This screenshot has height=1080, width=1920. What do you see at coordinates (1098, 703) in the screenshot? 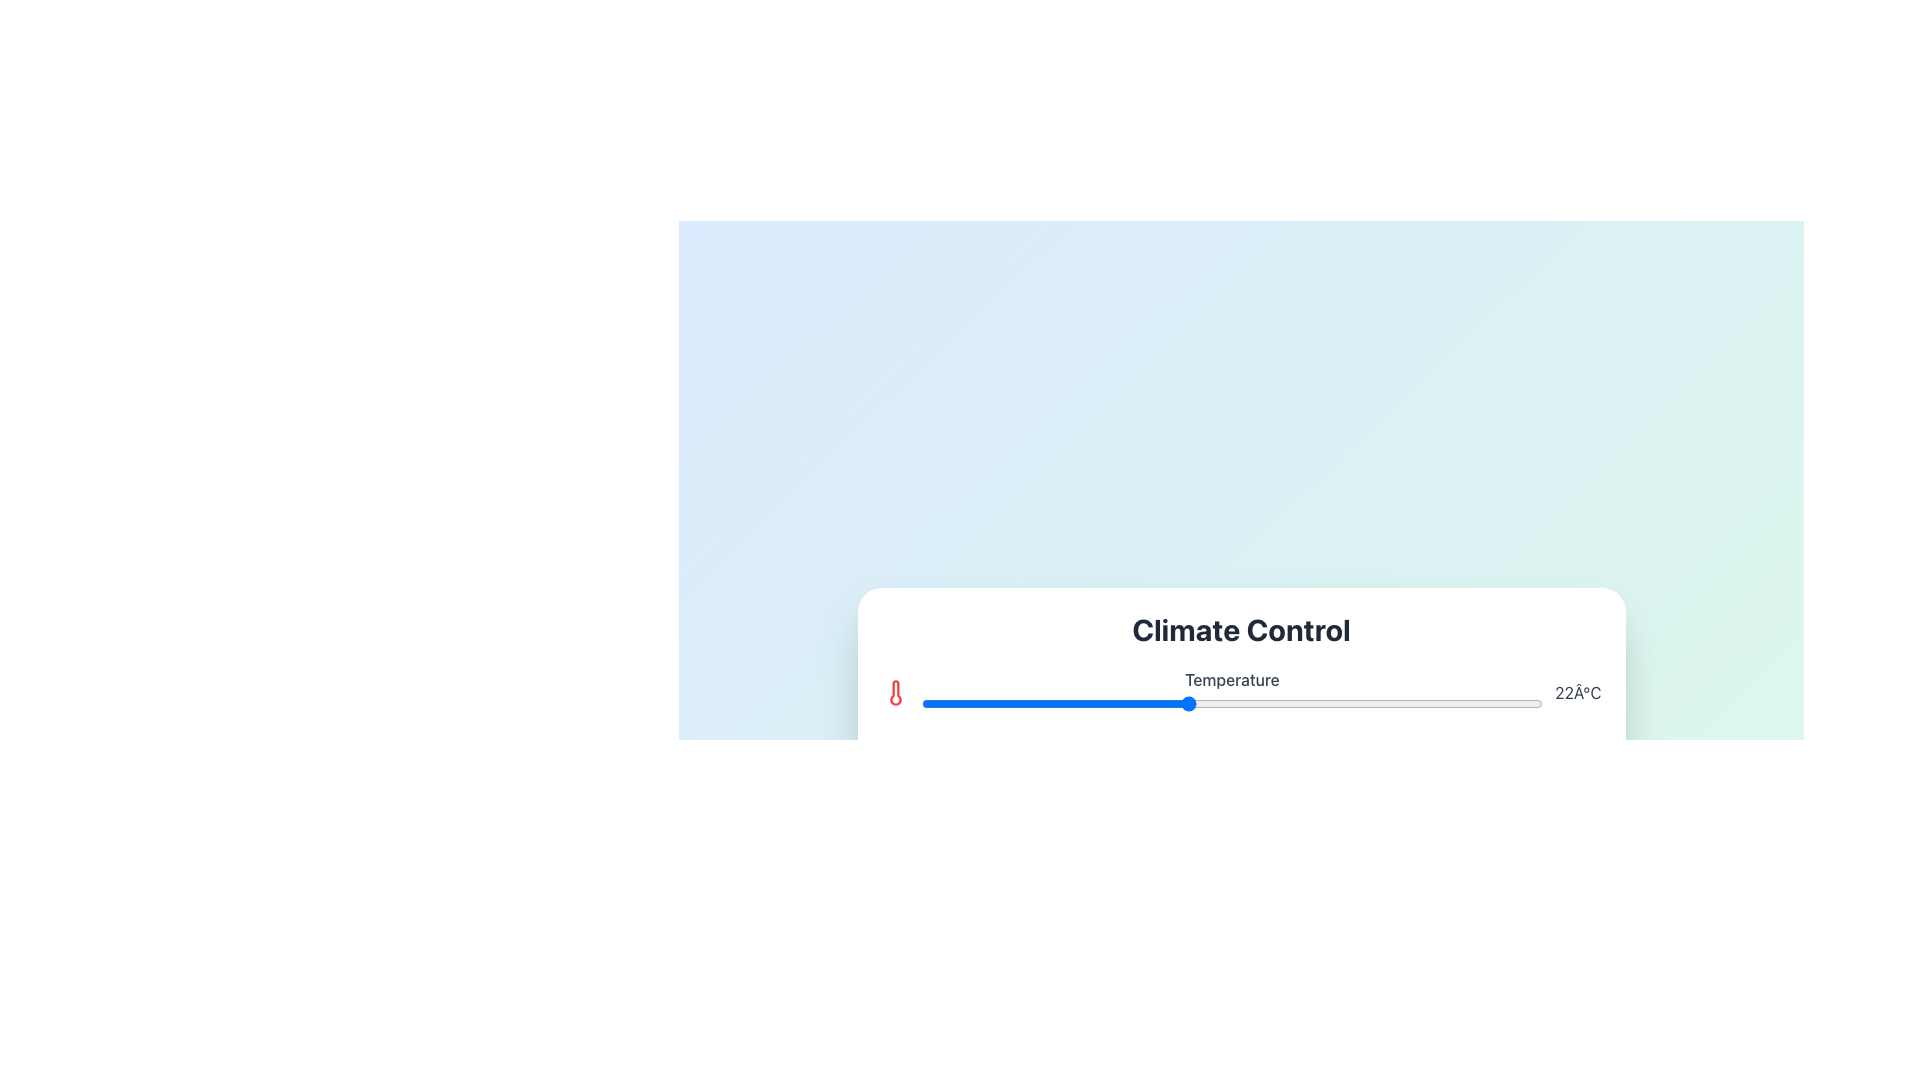
I see `the temperature slider` at bounding box center [1098, 703].